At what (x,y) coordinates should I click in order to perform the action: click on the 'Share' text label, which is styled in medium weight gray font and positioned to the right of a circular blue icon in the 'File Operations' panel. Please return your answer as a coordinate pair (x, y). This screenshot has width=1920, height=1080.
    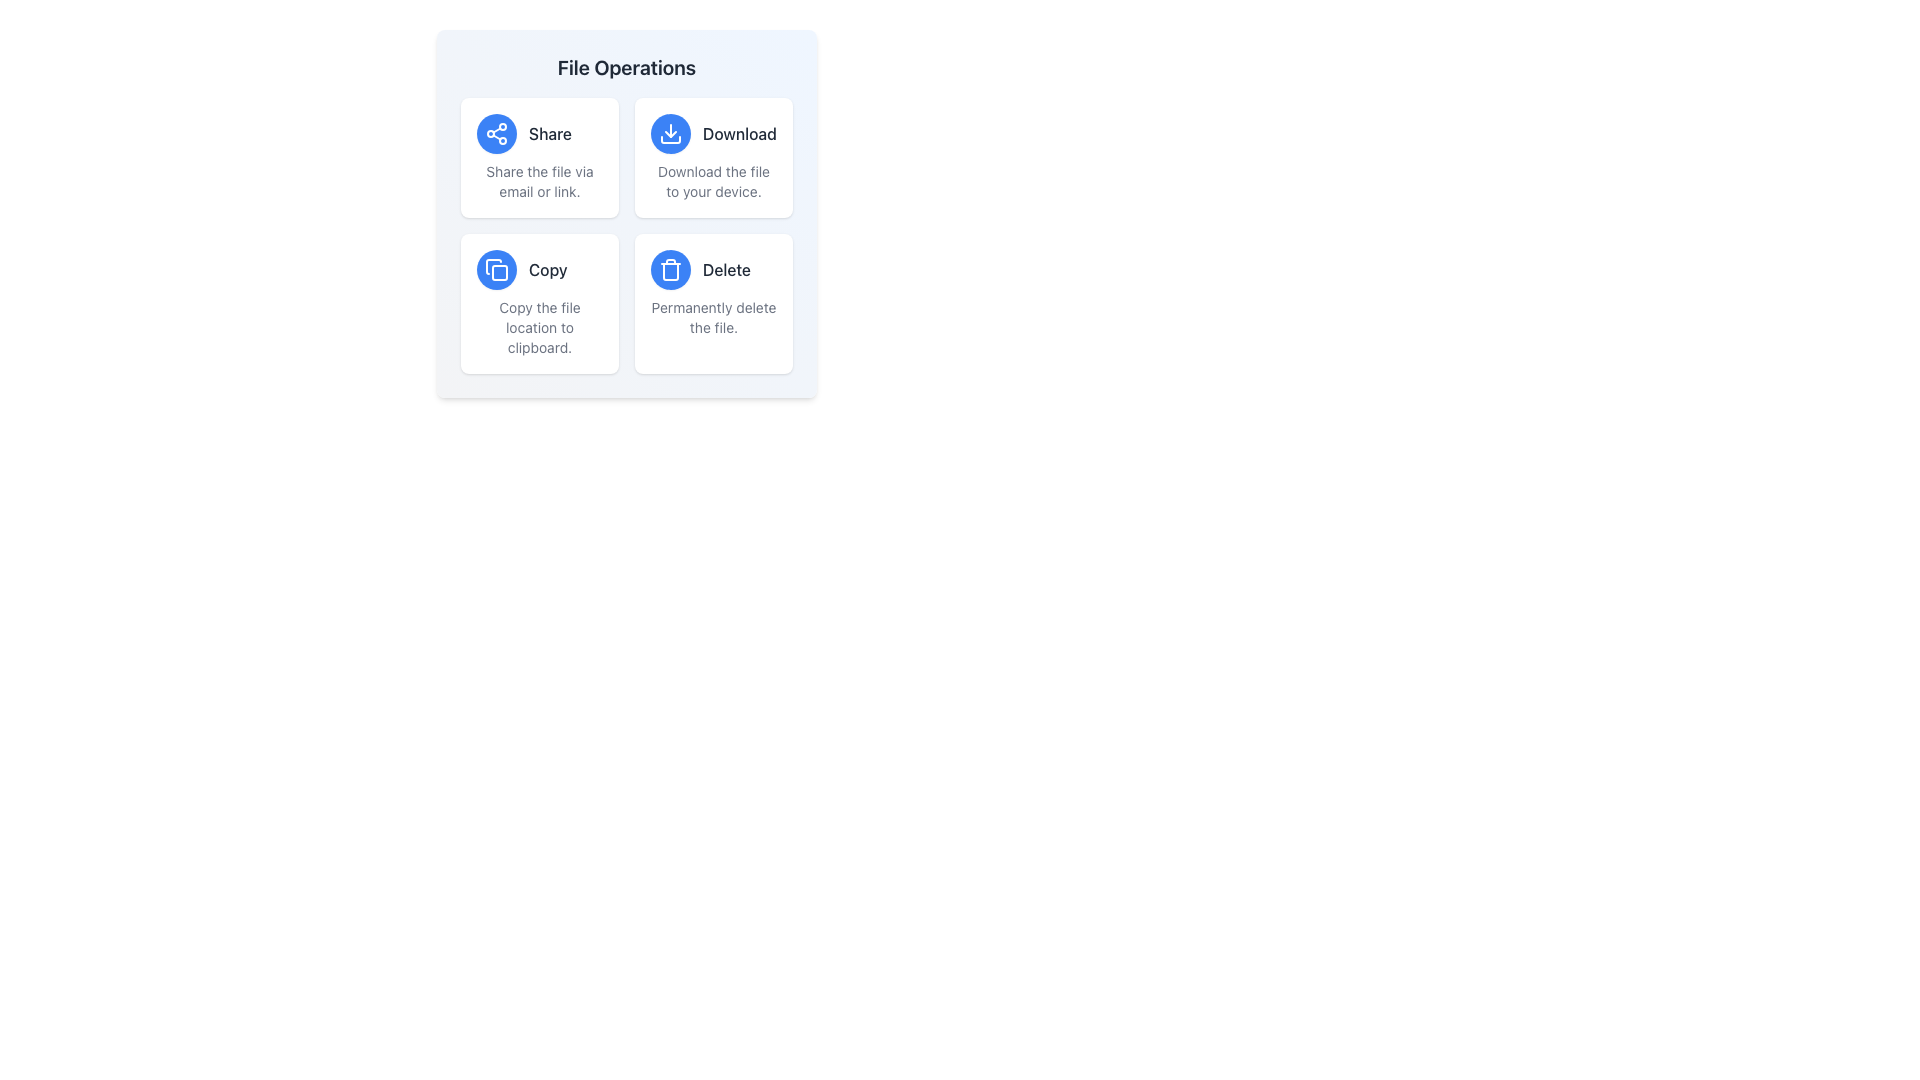
    Looking at the image, I should click on (550, 134).